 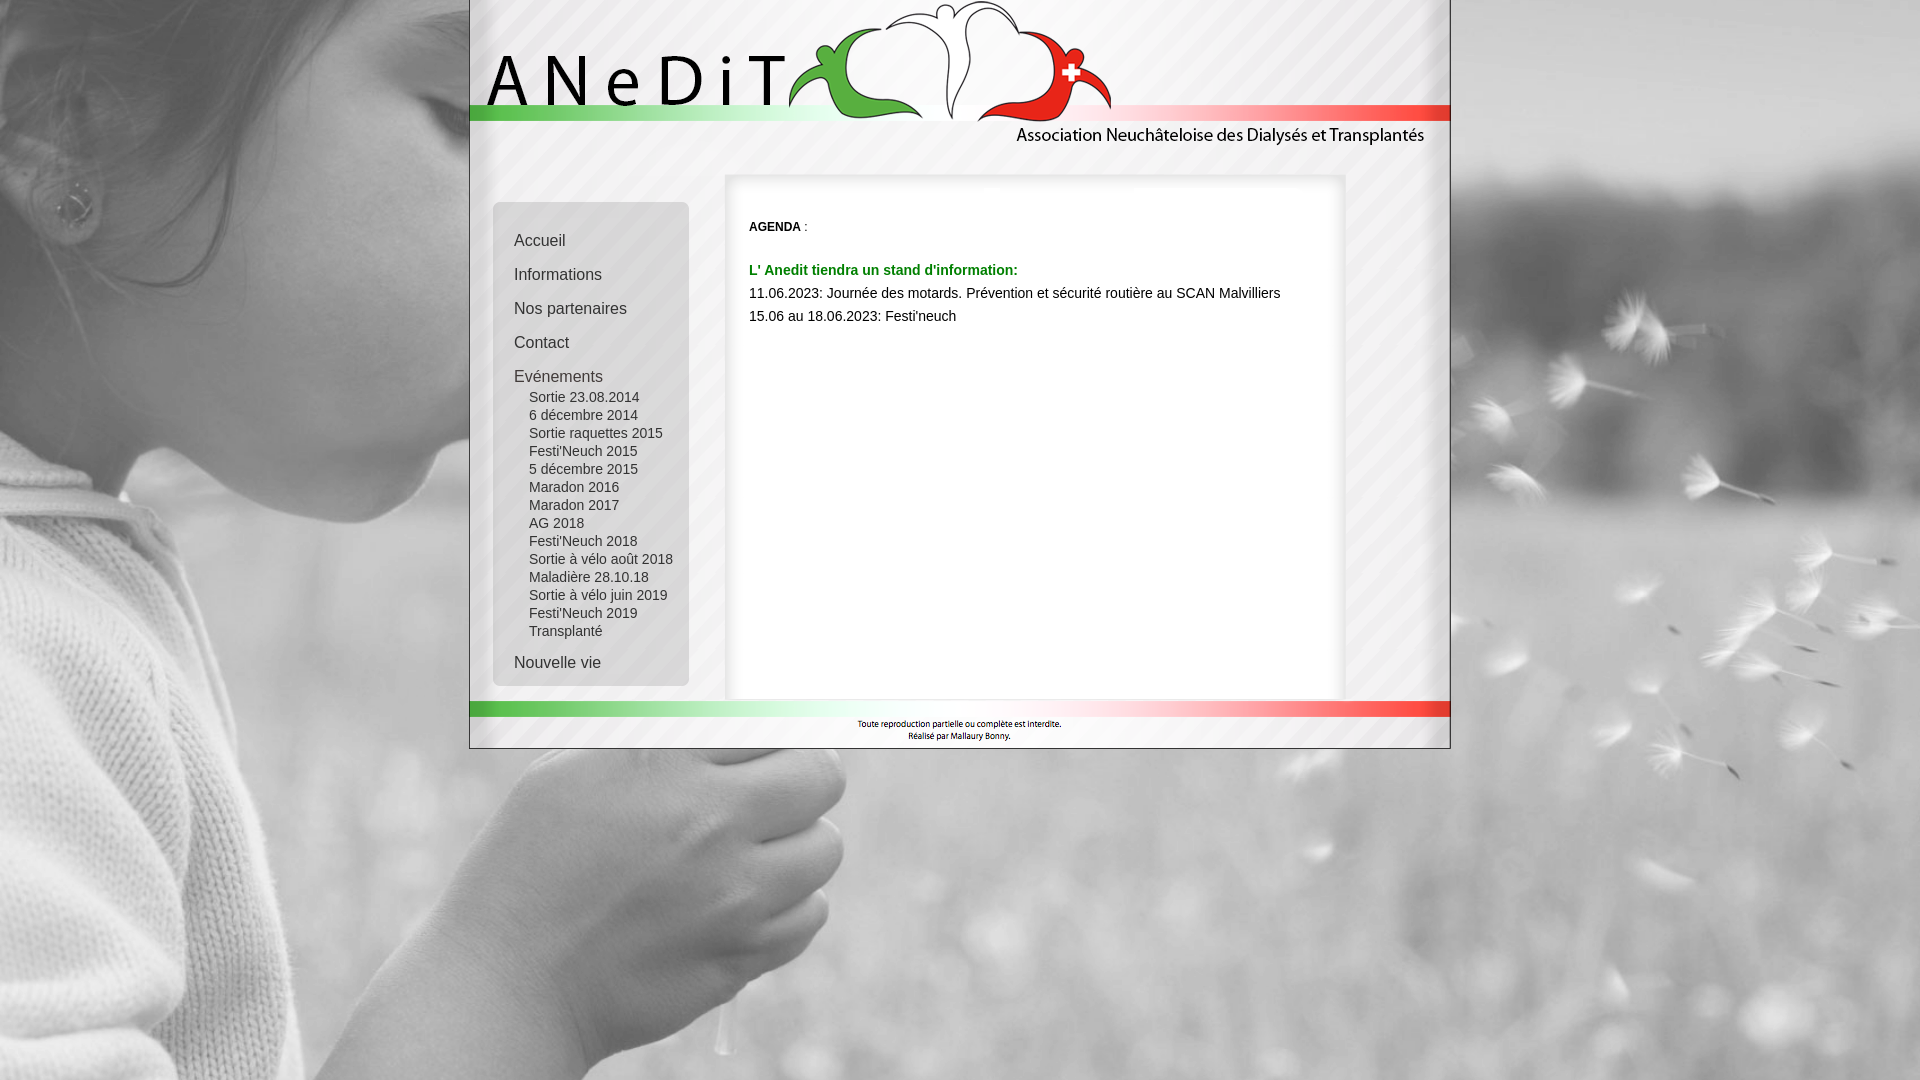 What do you see at coordinates (588, 451) in the screenshot?
I see `'Festi'Neuch 2015'` at bounding box center [588, 451].